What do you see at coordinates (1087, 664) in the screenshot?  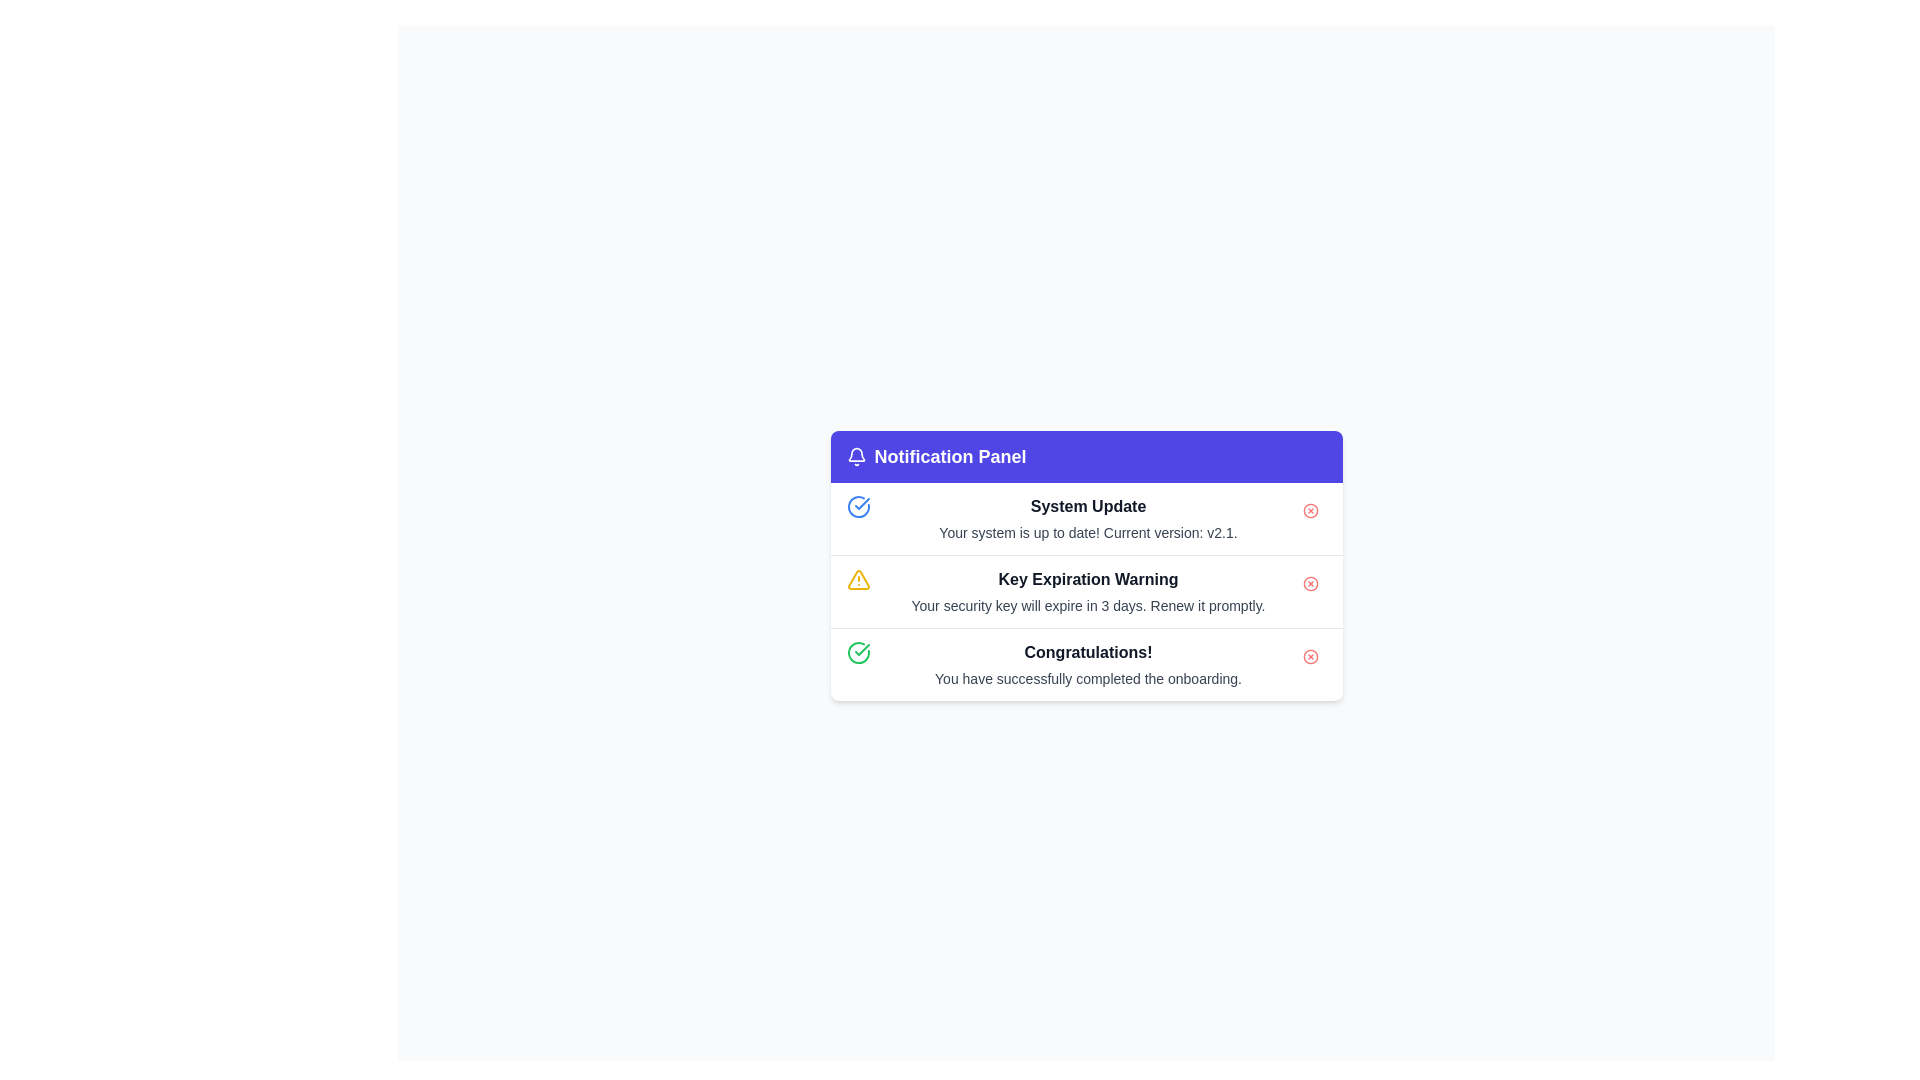 I see `the 'Congratulations!' notification message row, which is the third notification in the list, displaying a bold headline and a secondary line about successful onboarding` at bounding box center [1087, 664].